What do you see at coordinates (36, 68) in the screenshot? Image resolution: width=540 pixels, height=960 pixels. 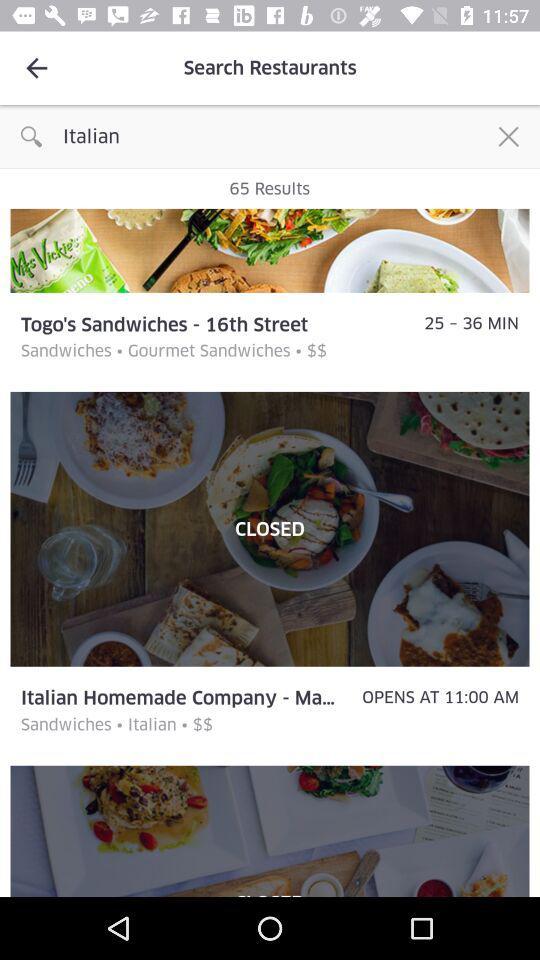 I see `the item next to search restaurants item` at bounding box center [36, 68].